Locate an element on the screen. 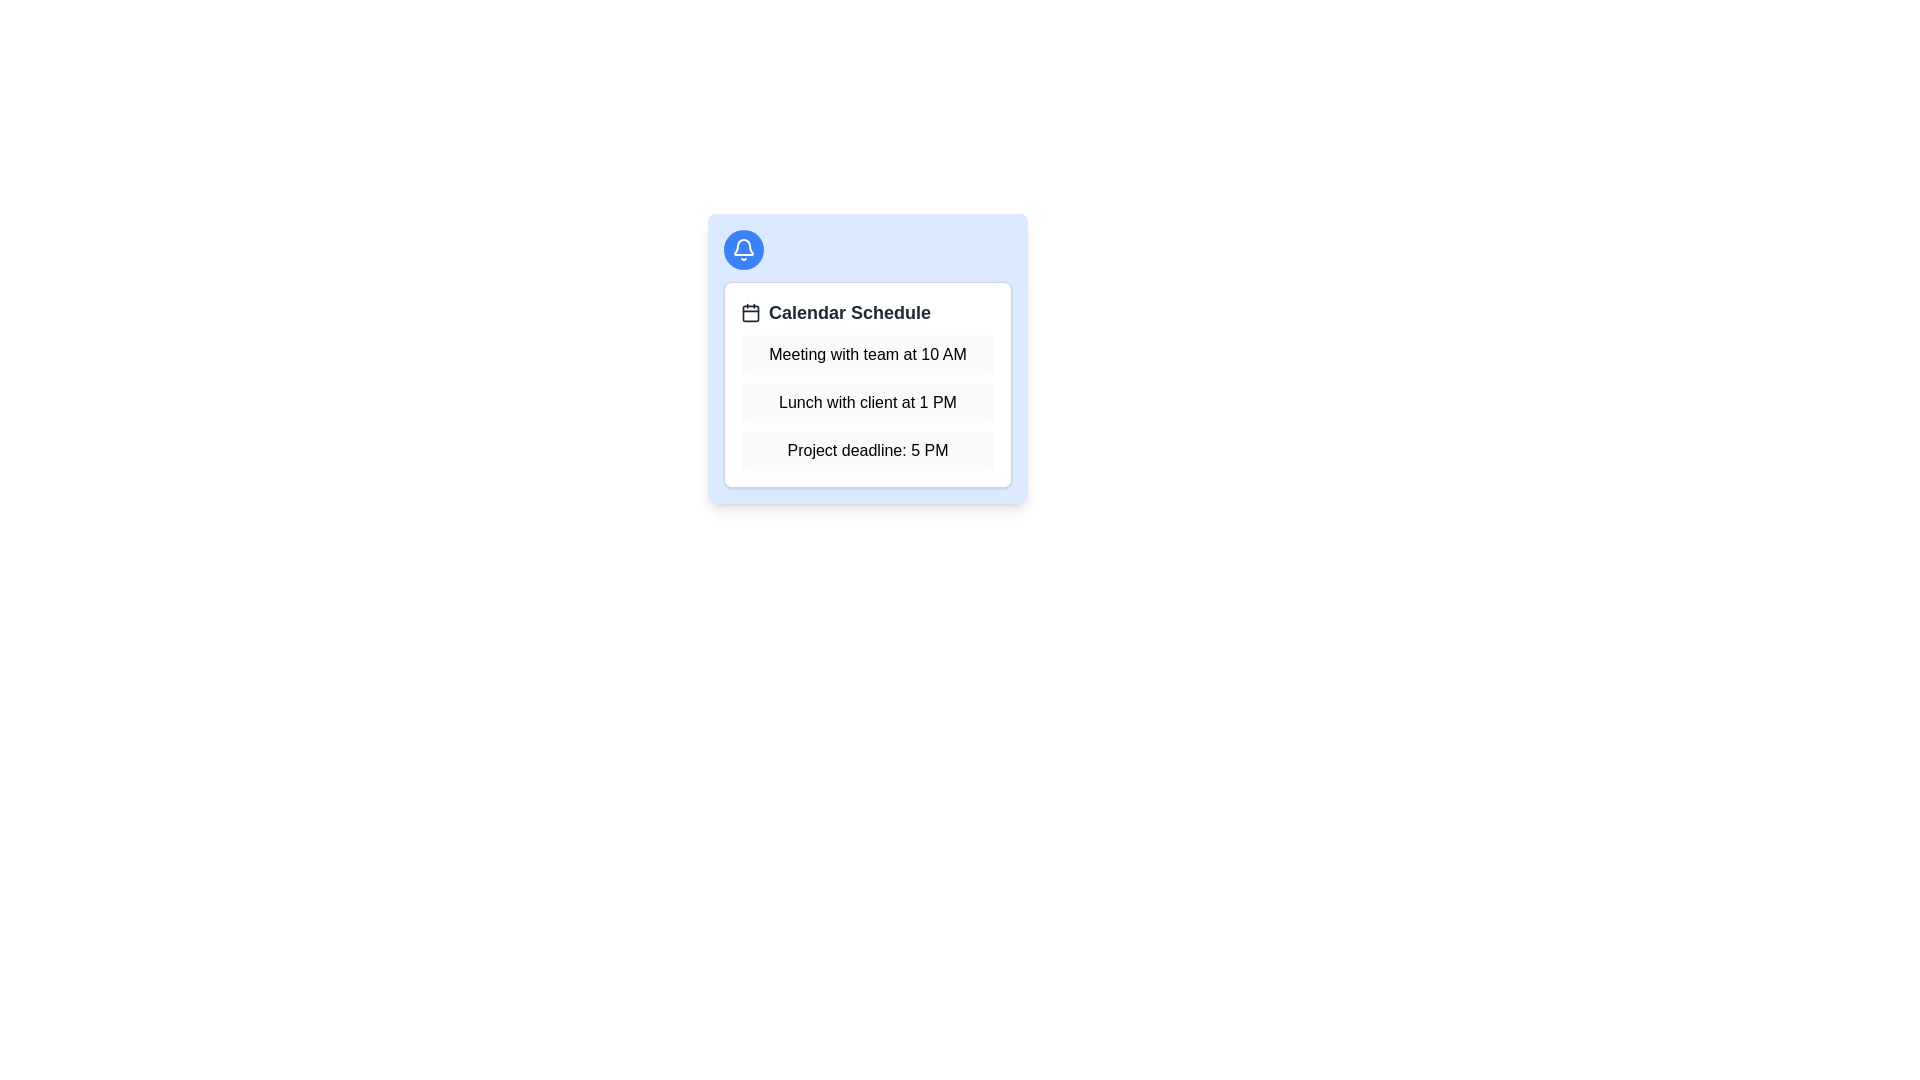 The width and height of the screenshot is (1920, 1080). the decorative icon symbolizing notifications or alerts related to the calendar schedule displayed in the card, located in the upper-left corner of the card is located at coordinates (743, 246).